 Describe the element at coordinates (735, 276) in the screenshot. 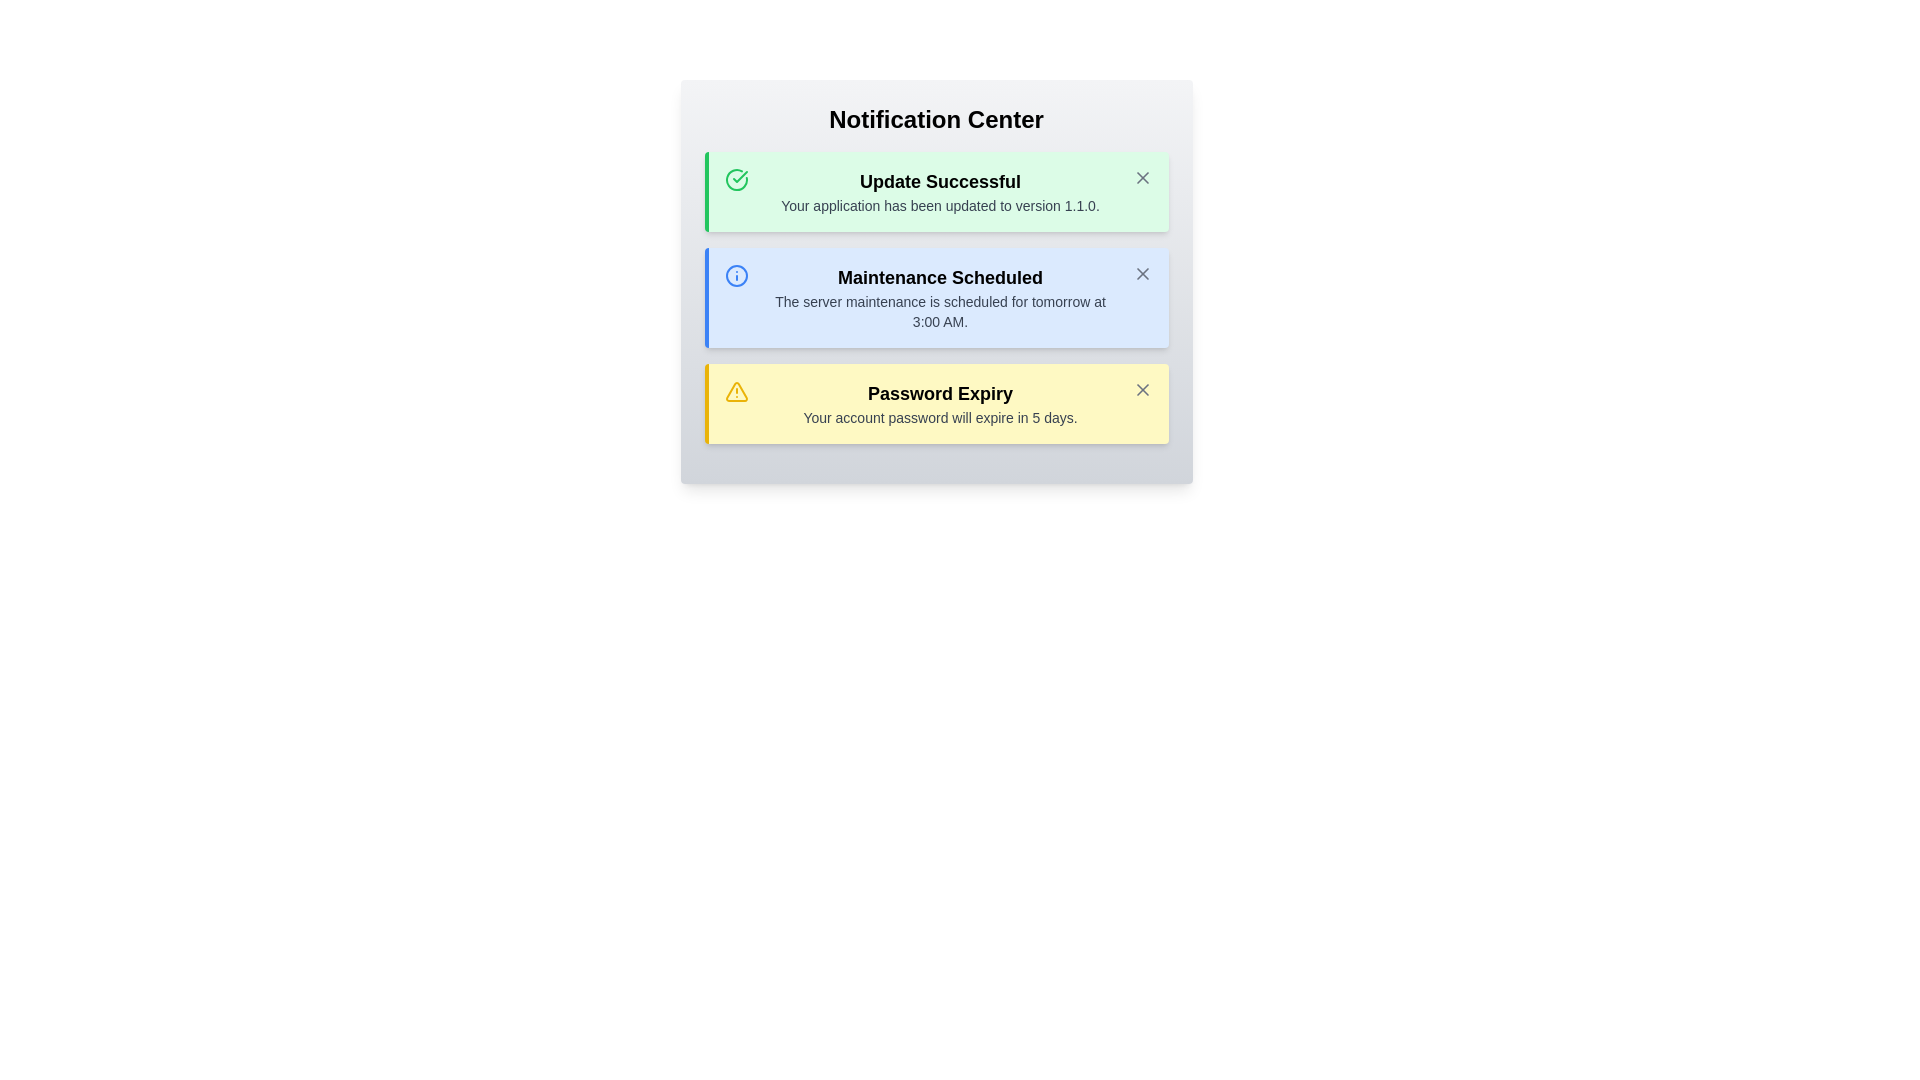

I see `the informational icon within the second notification card in the Notification Center` at that location.